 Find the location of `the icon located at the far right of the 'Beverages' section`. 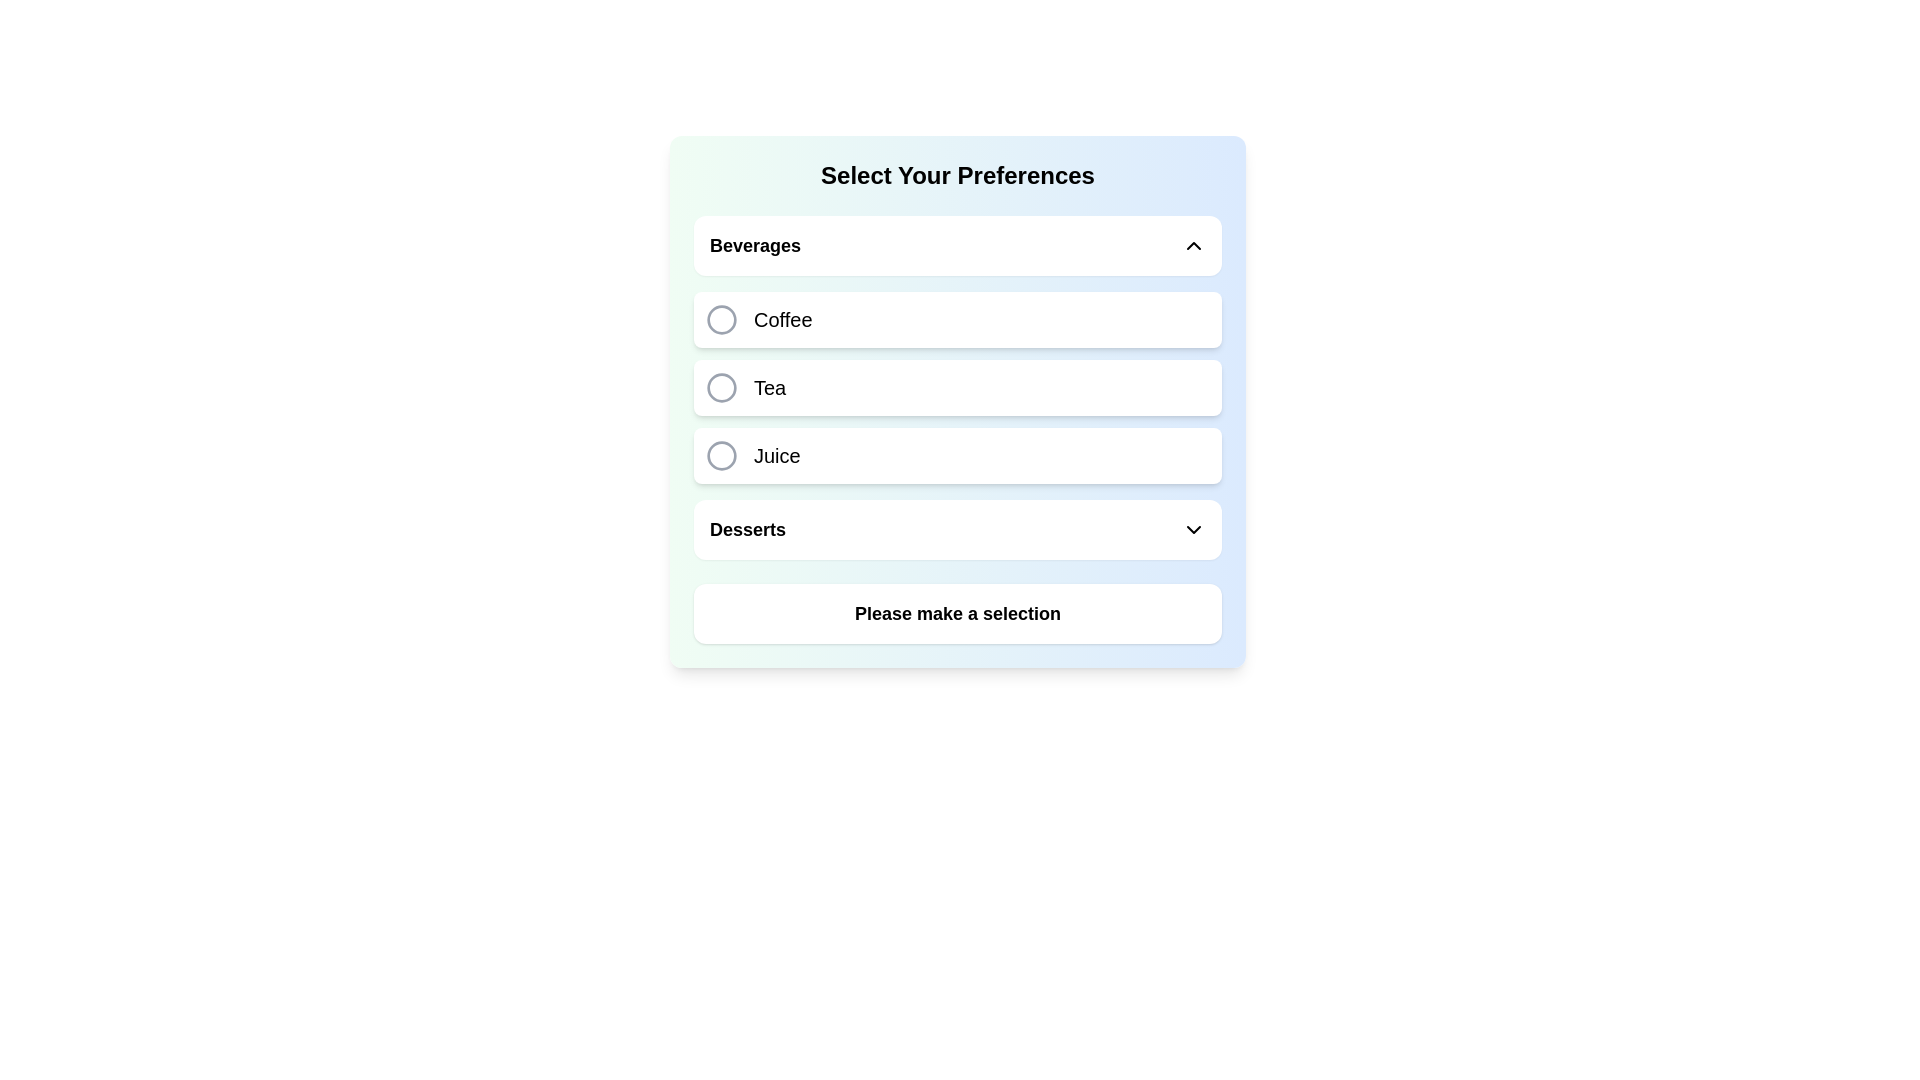

the icon located at the far right of the 'Beverages' section is located at coordinates (1194, 245).